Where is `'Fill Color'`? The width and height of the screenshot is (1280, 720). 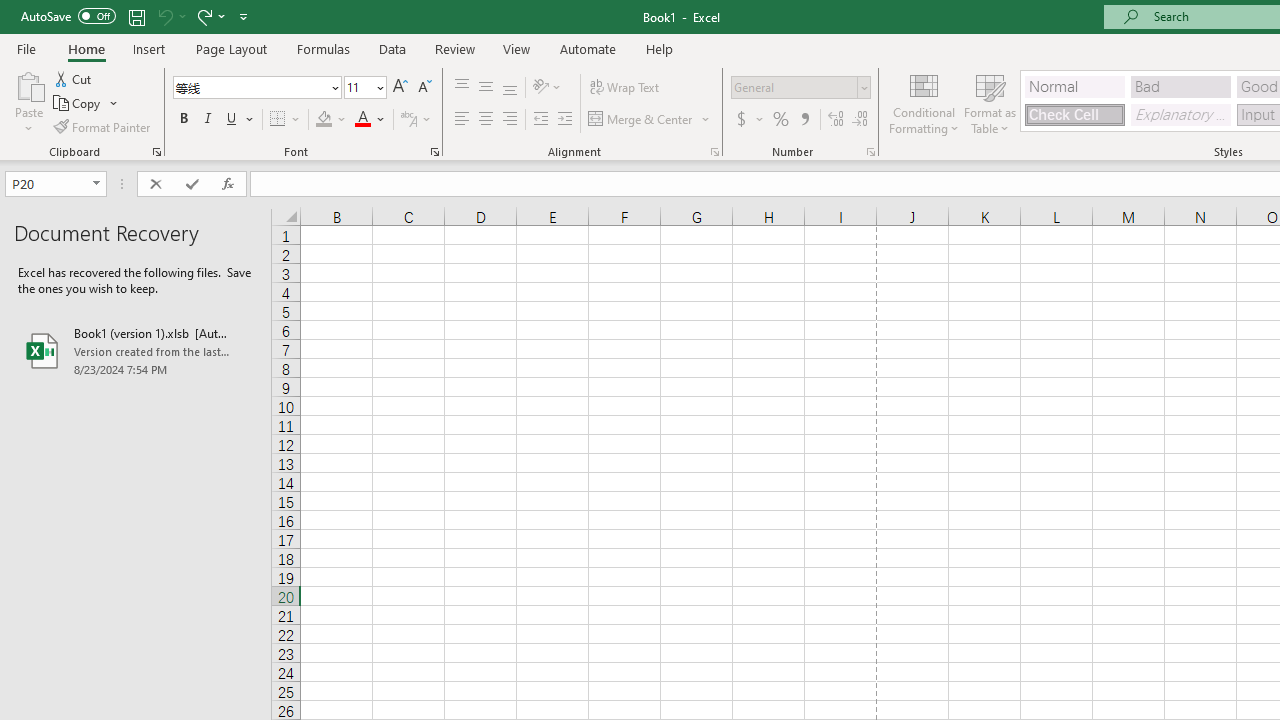
'Fill Color' is located at coordinates (331, 119).